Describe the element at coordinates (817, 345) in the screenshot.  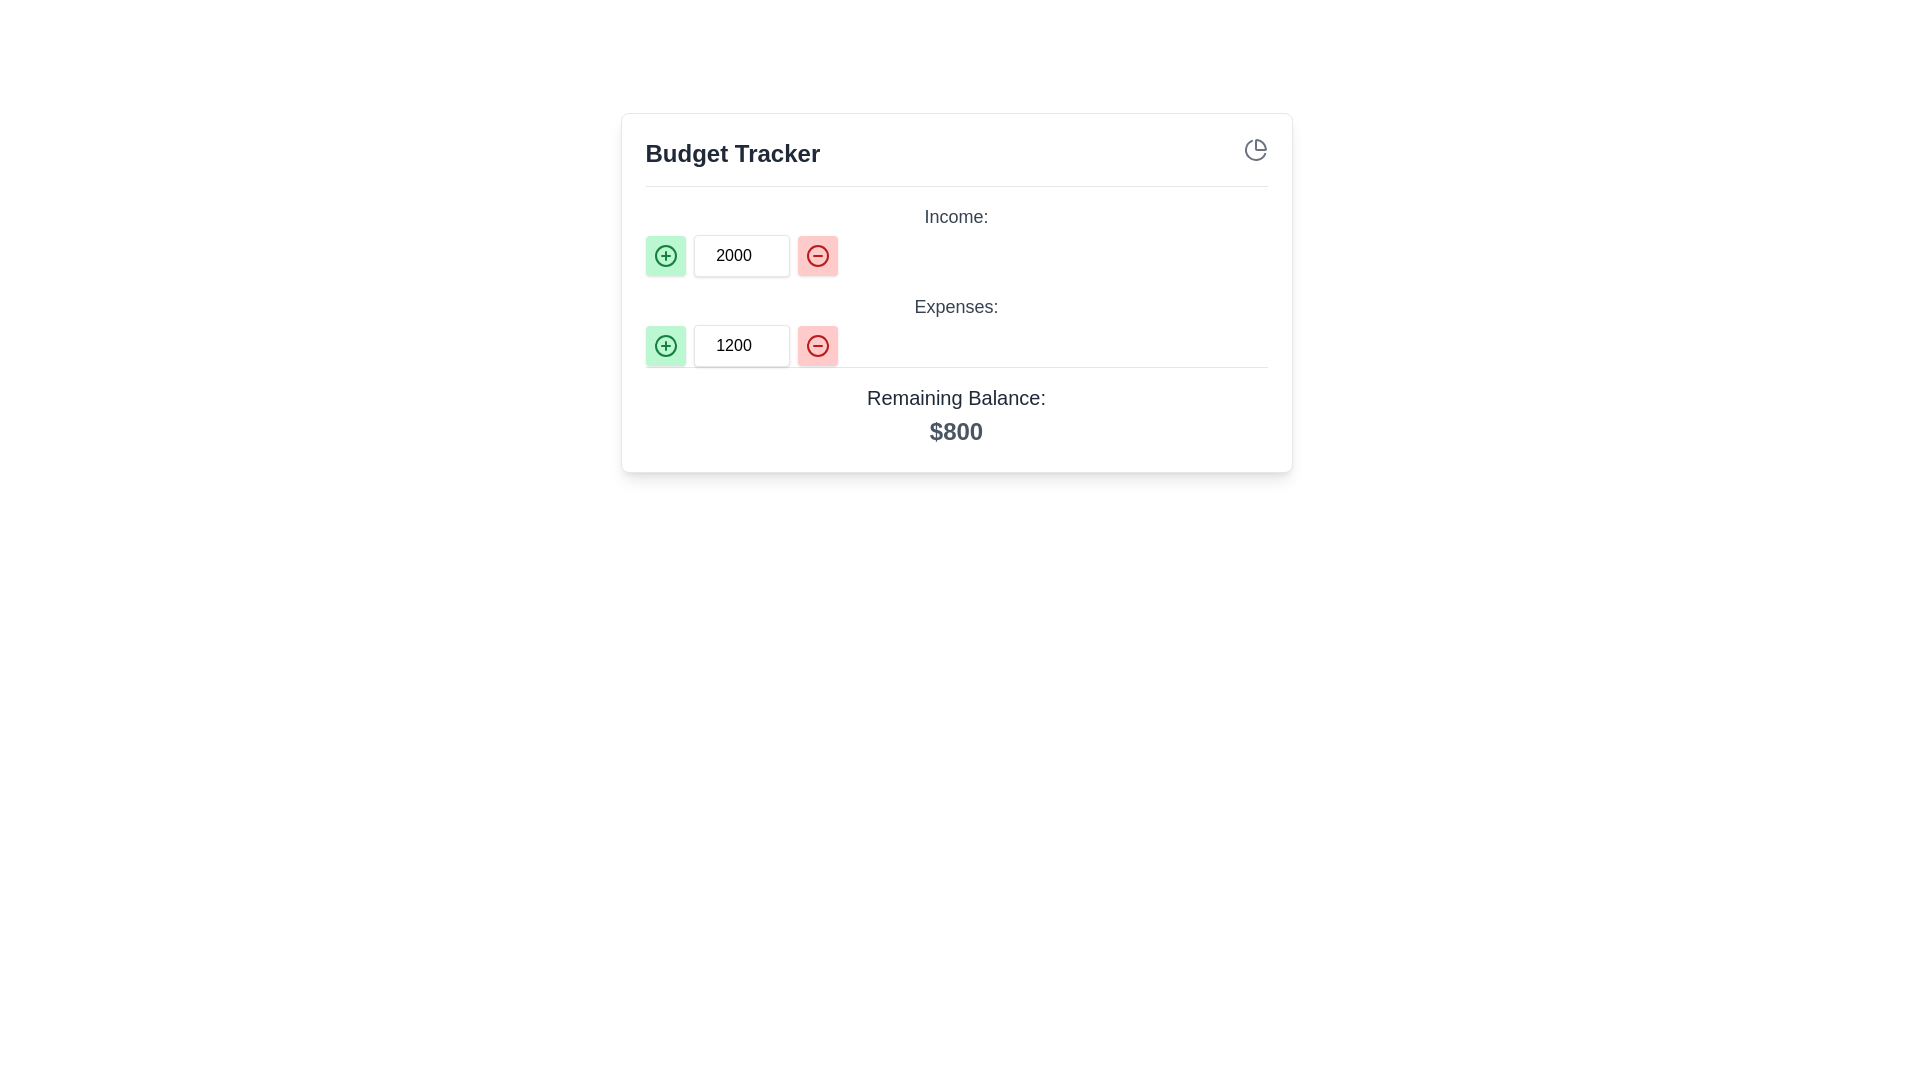
I see `the second red circular 'remove' button located below the similar button in the income section` at that location.